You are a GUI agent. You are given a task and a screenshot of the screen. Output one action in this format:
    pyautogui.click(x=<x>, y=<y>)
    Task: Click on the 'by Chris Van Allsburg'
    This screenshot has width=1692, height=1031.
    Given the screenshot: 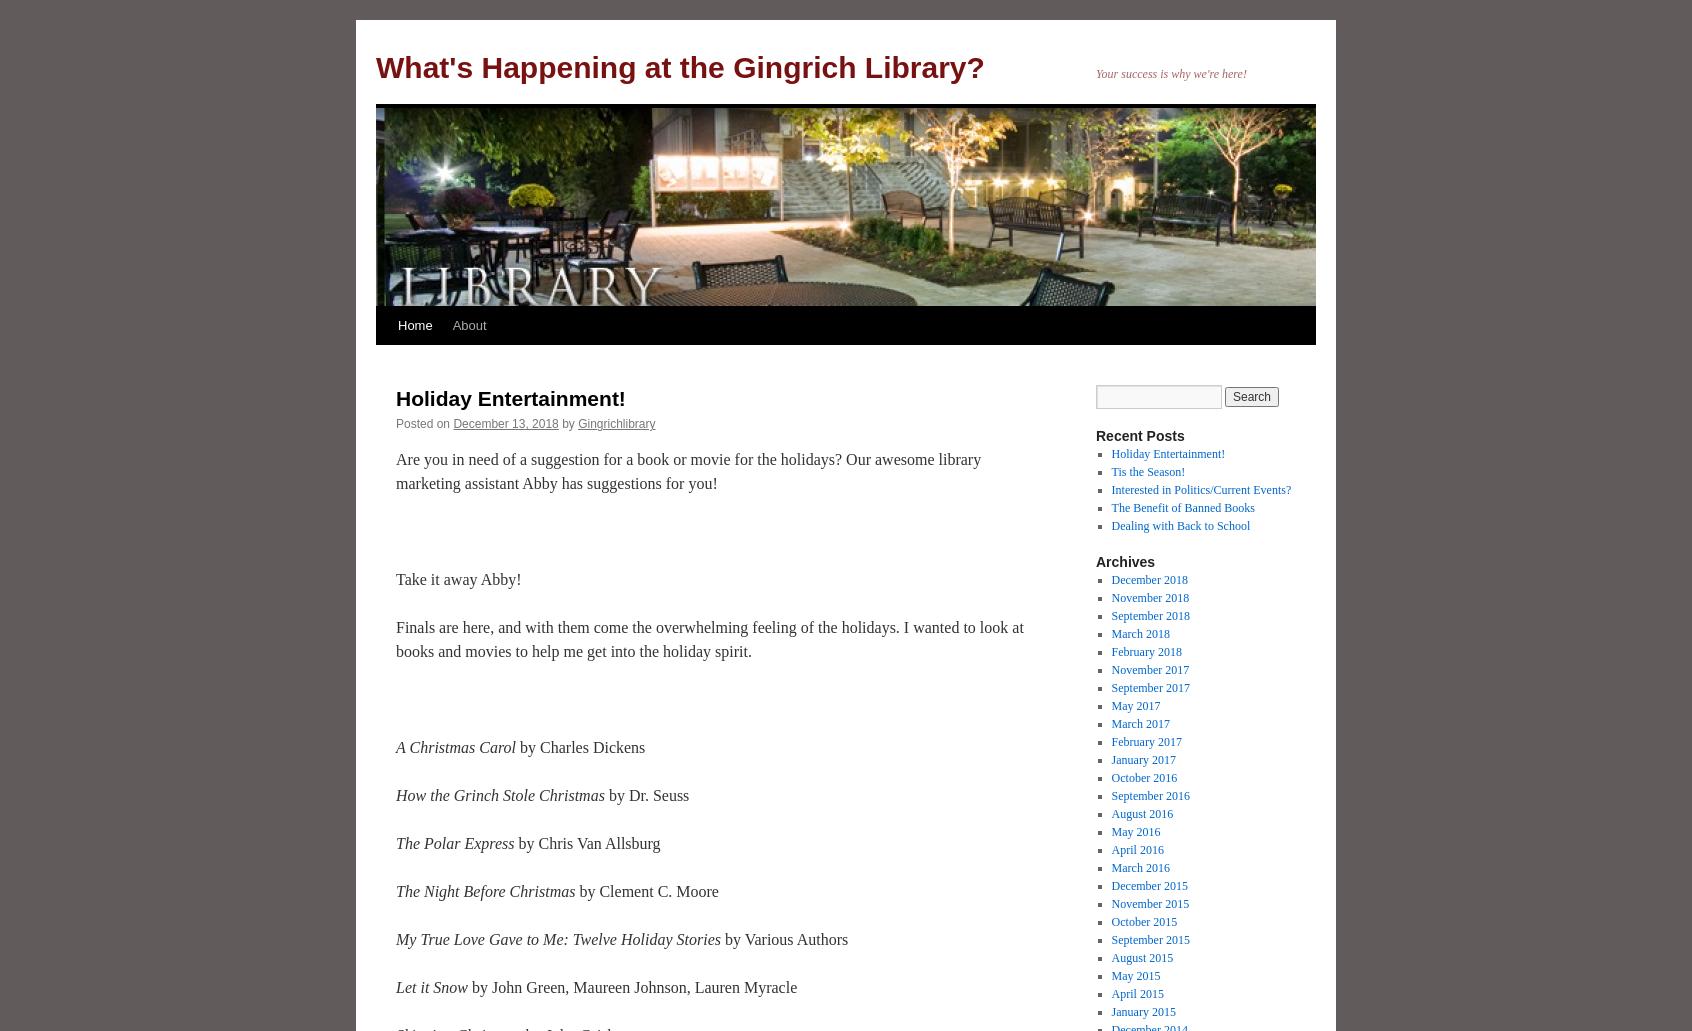 What is the action you would take?
    pyautogui.click(x=585, y=843)
    